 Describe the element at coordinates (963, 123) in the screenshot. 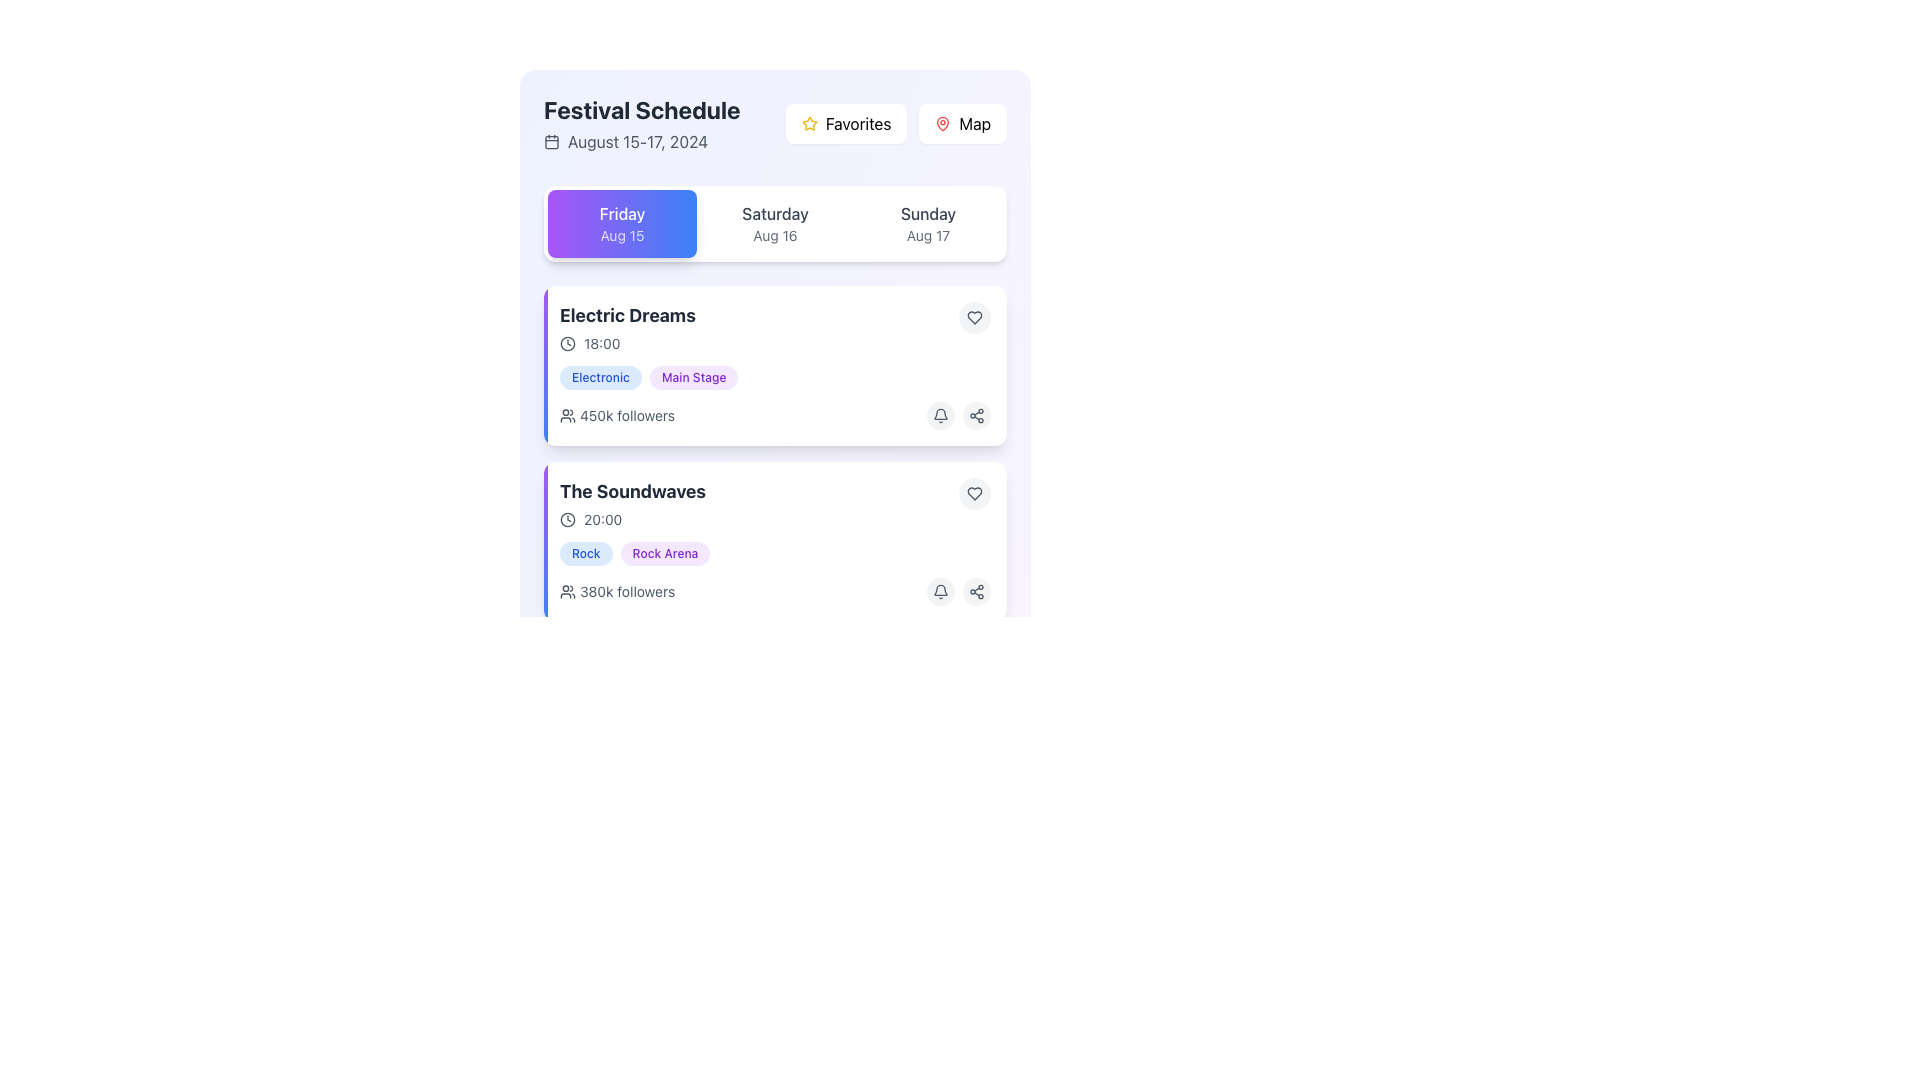

I see `the 'Map' button, which is a rectangular button with a white background and a red map pin icon, located to the top-right of the main interface` at that location.